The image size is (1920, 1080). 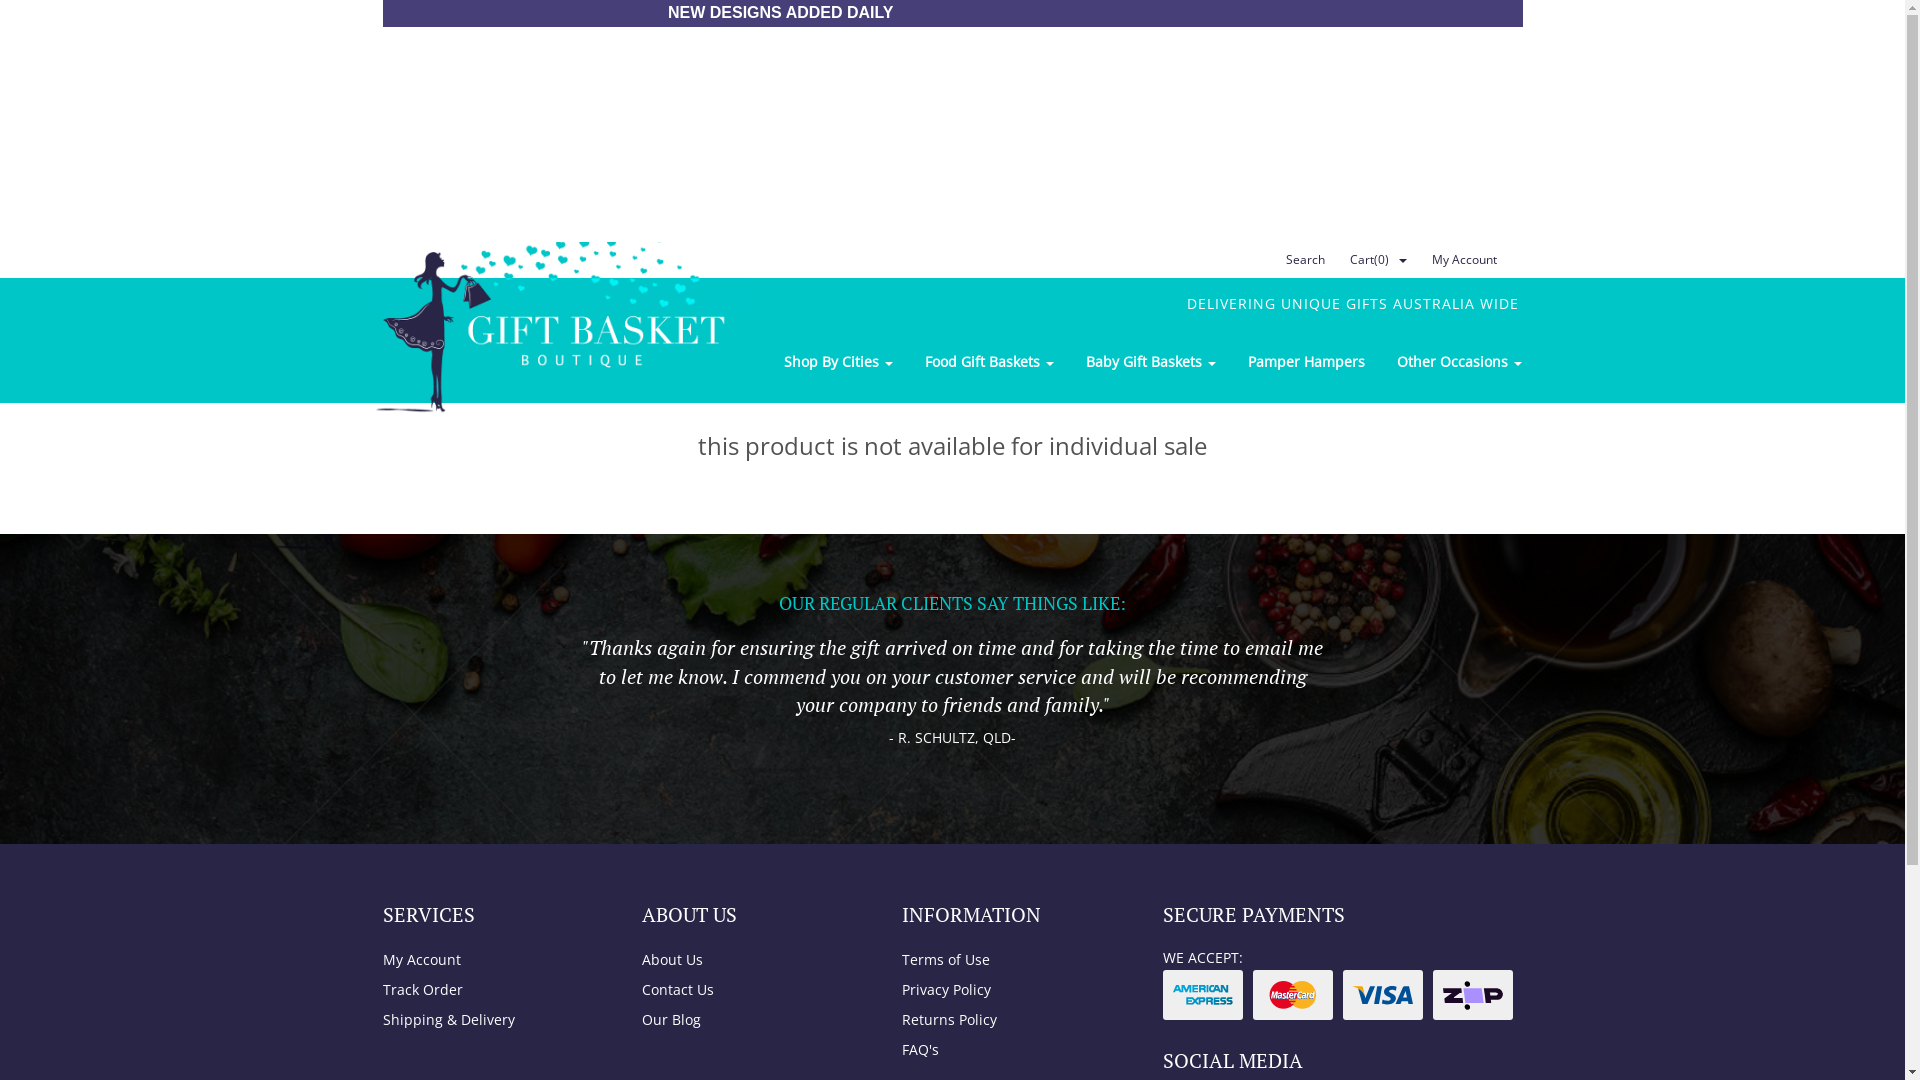 What do you see at coordinates (906, 362) in the screenshot?
I see `'Food Gift Baskets'` at bounding box center [906, 362].